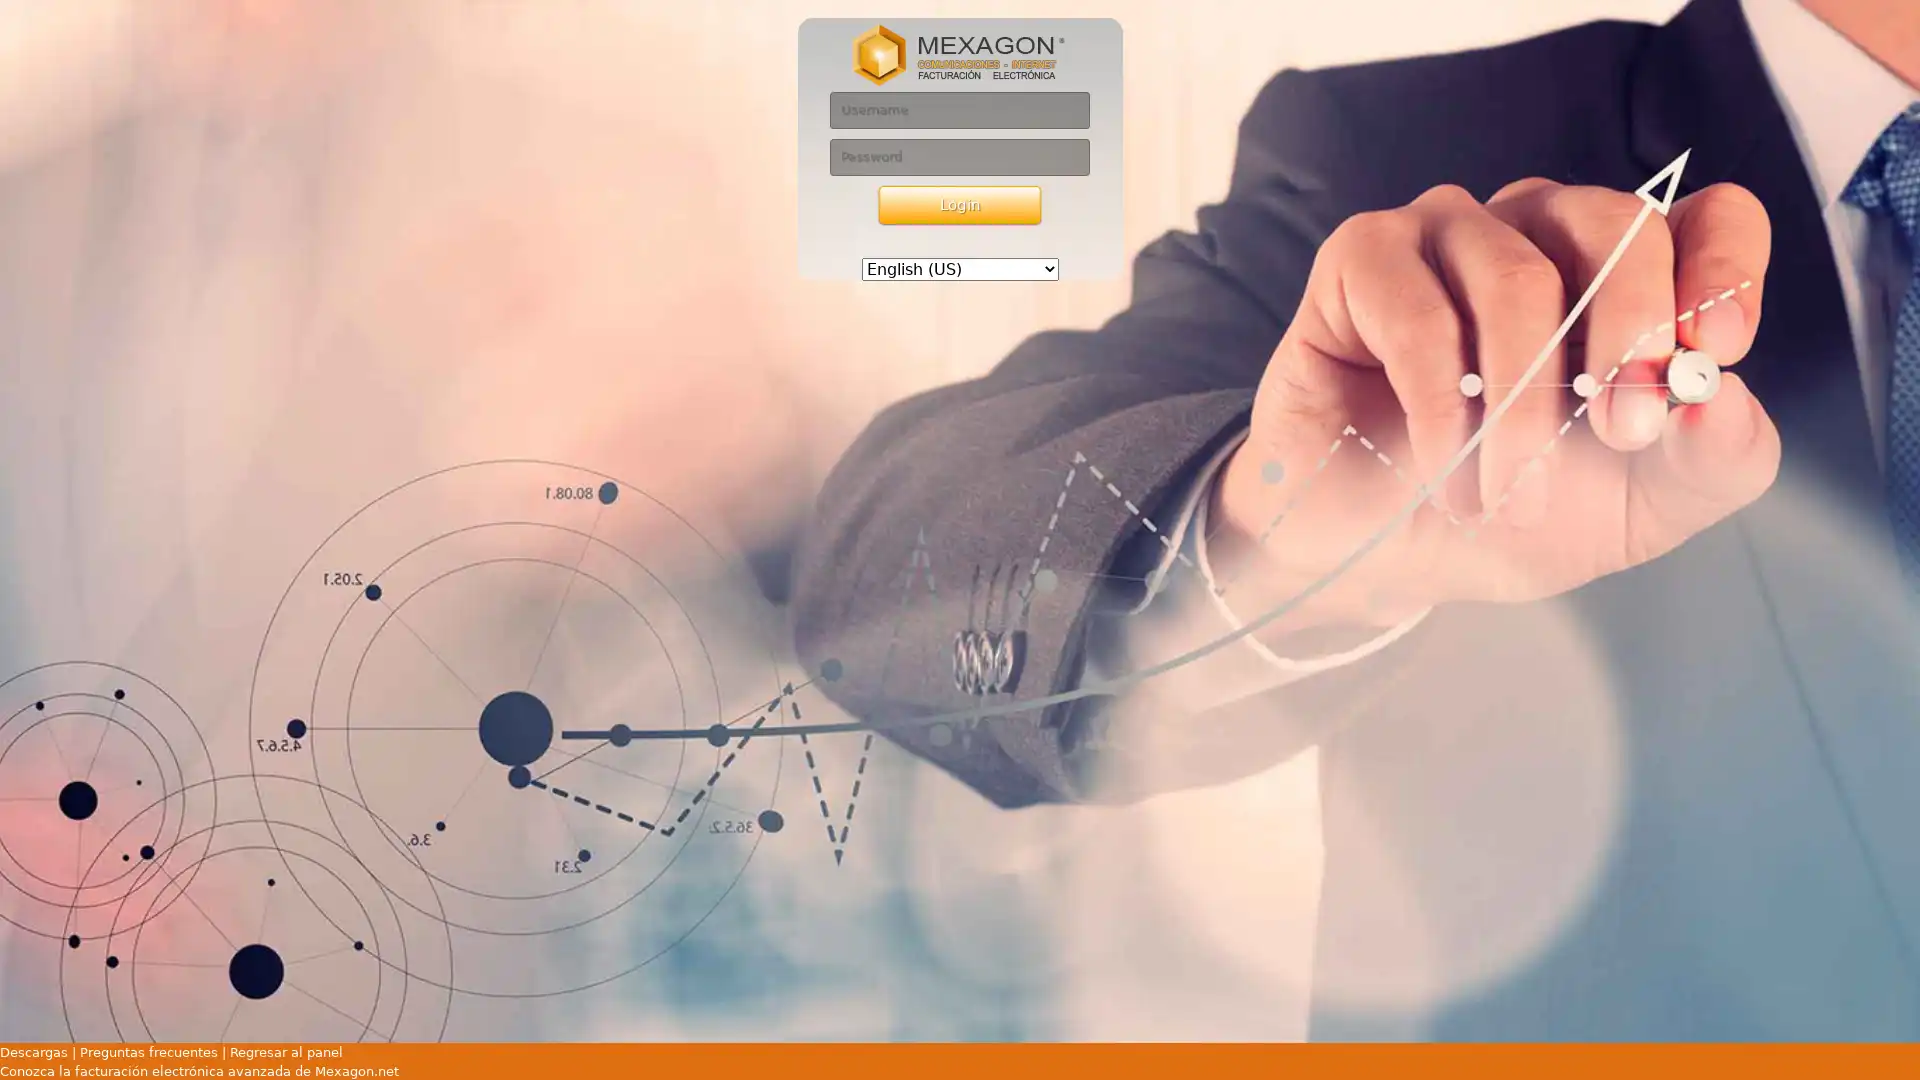  I want to click on Login, so click(958, 204).